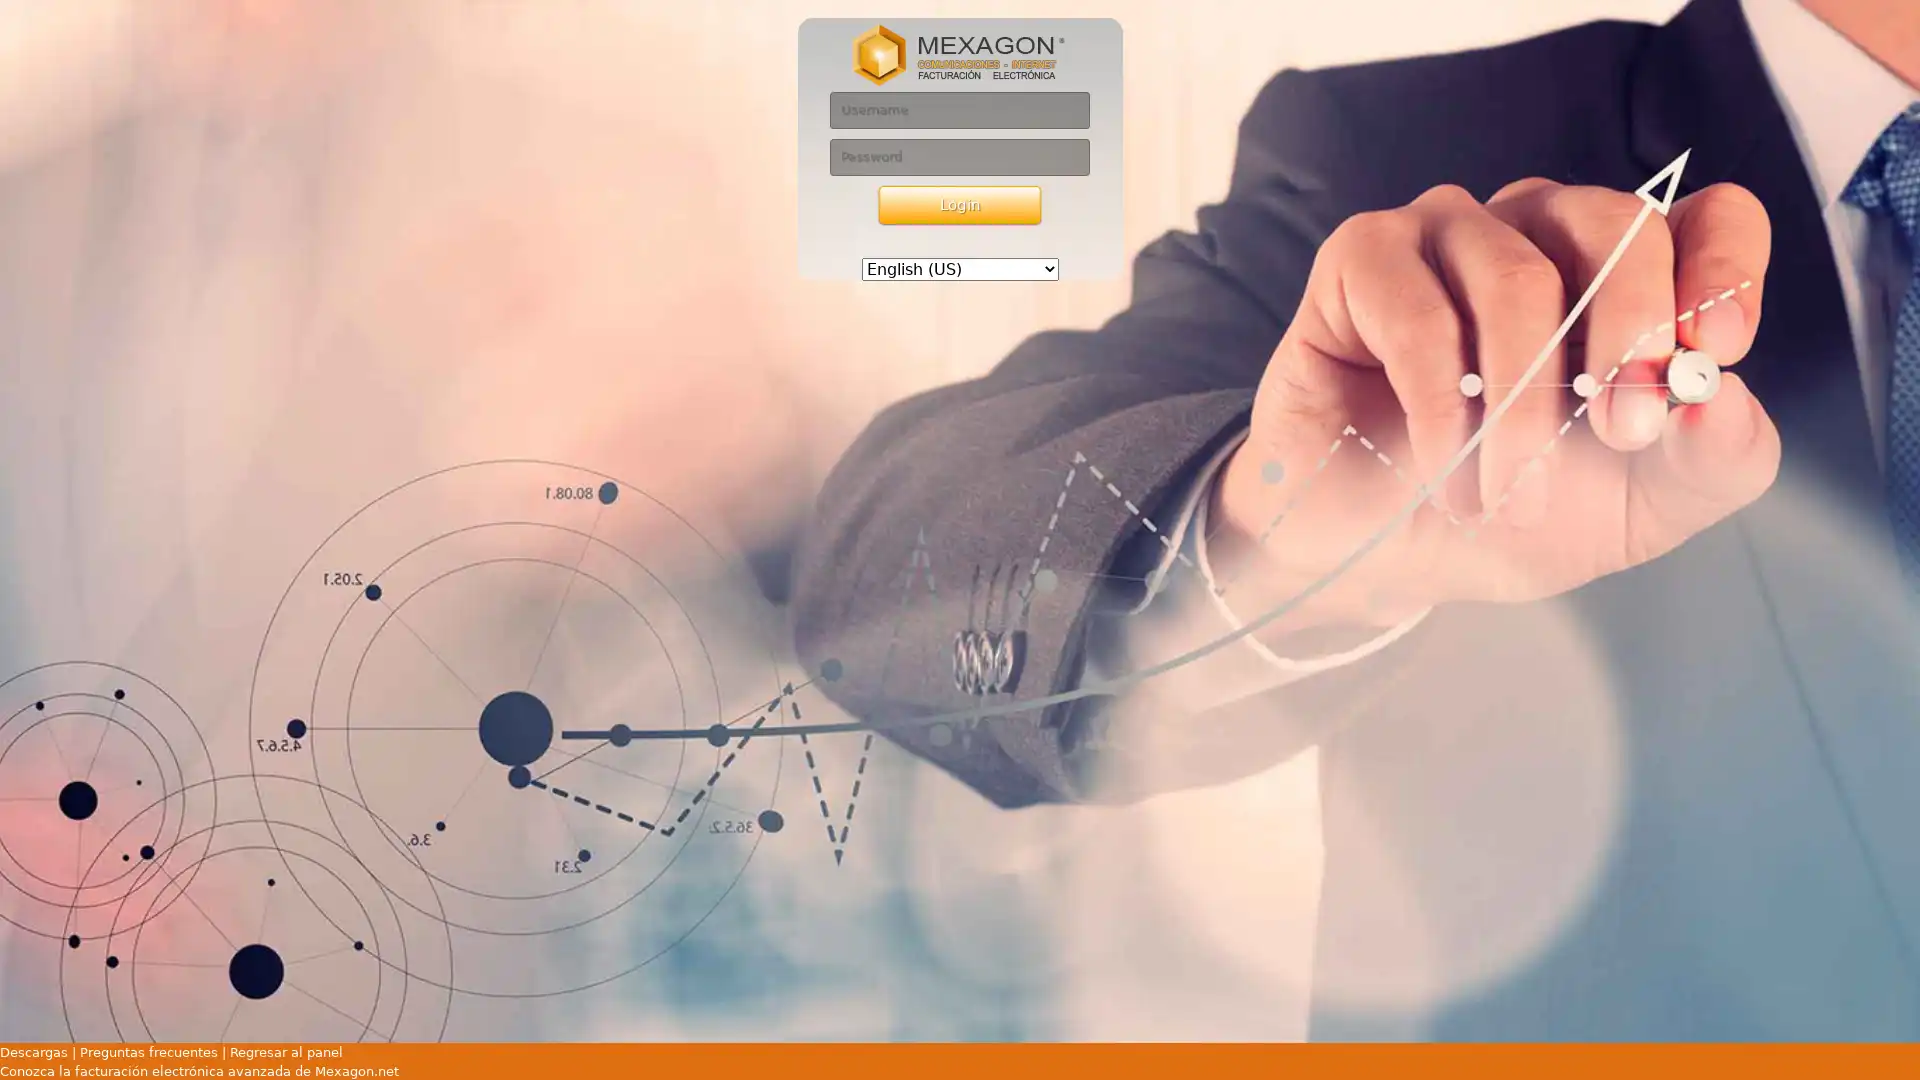  I want to click on Login, so click(958, 204).